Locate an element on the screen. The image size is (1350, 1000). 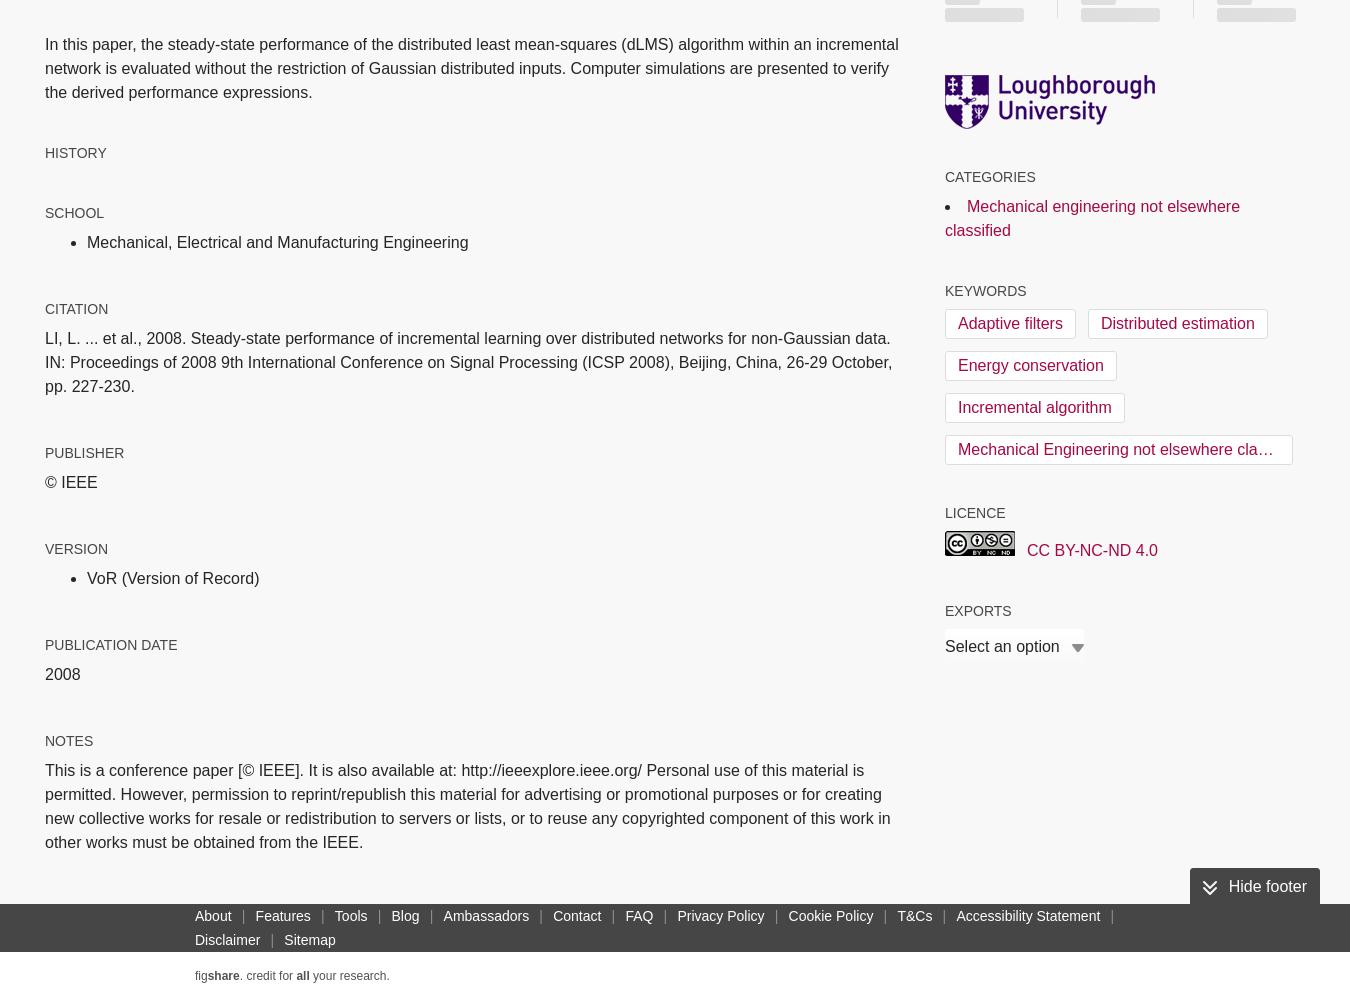
'Exports' is located at coordinates (976, 609).